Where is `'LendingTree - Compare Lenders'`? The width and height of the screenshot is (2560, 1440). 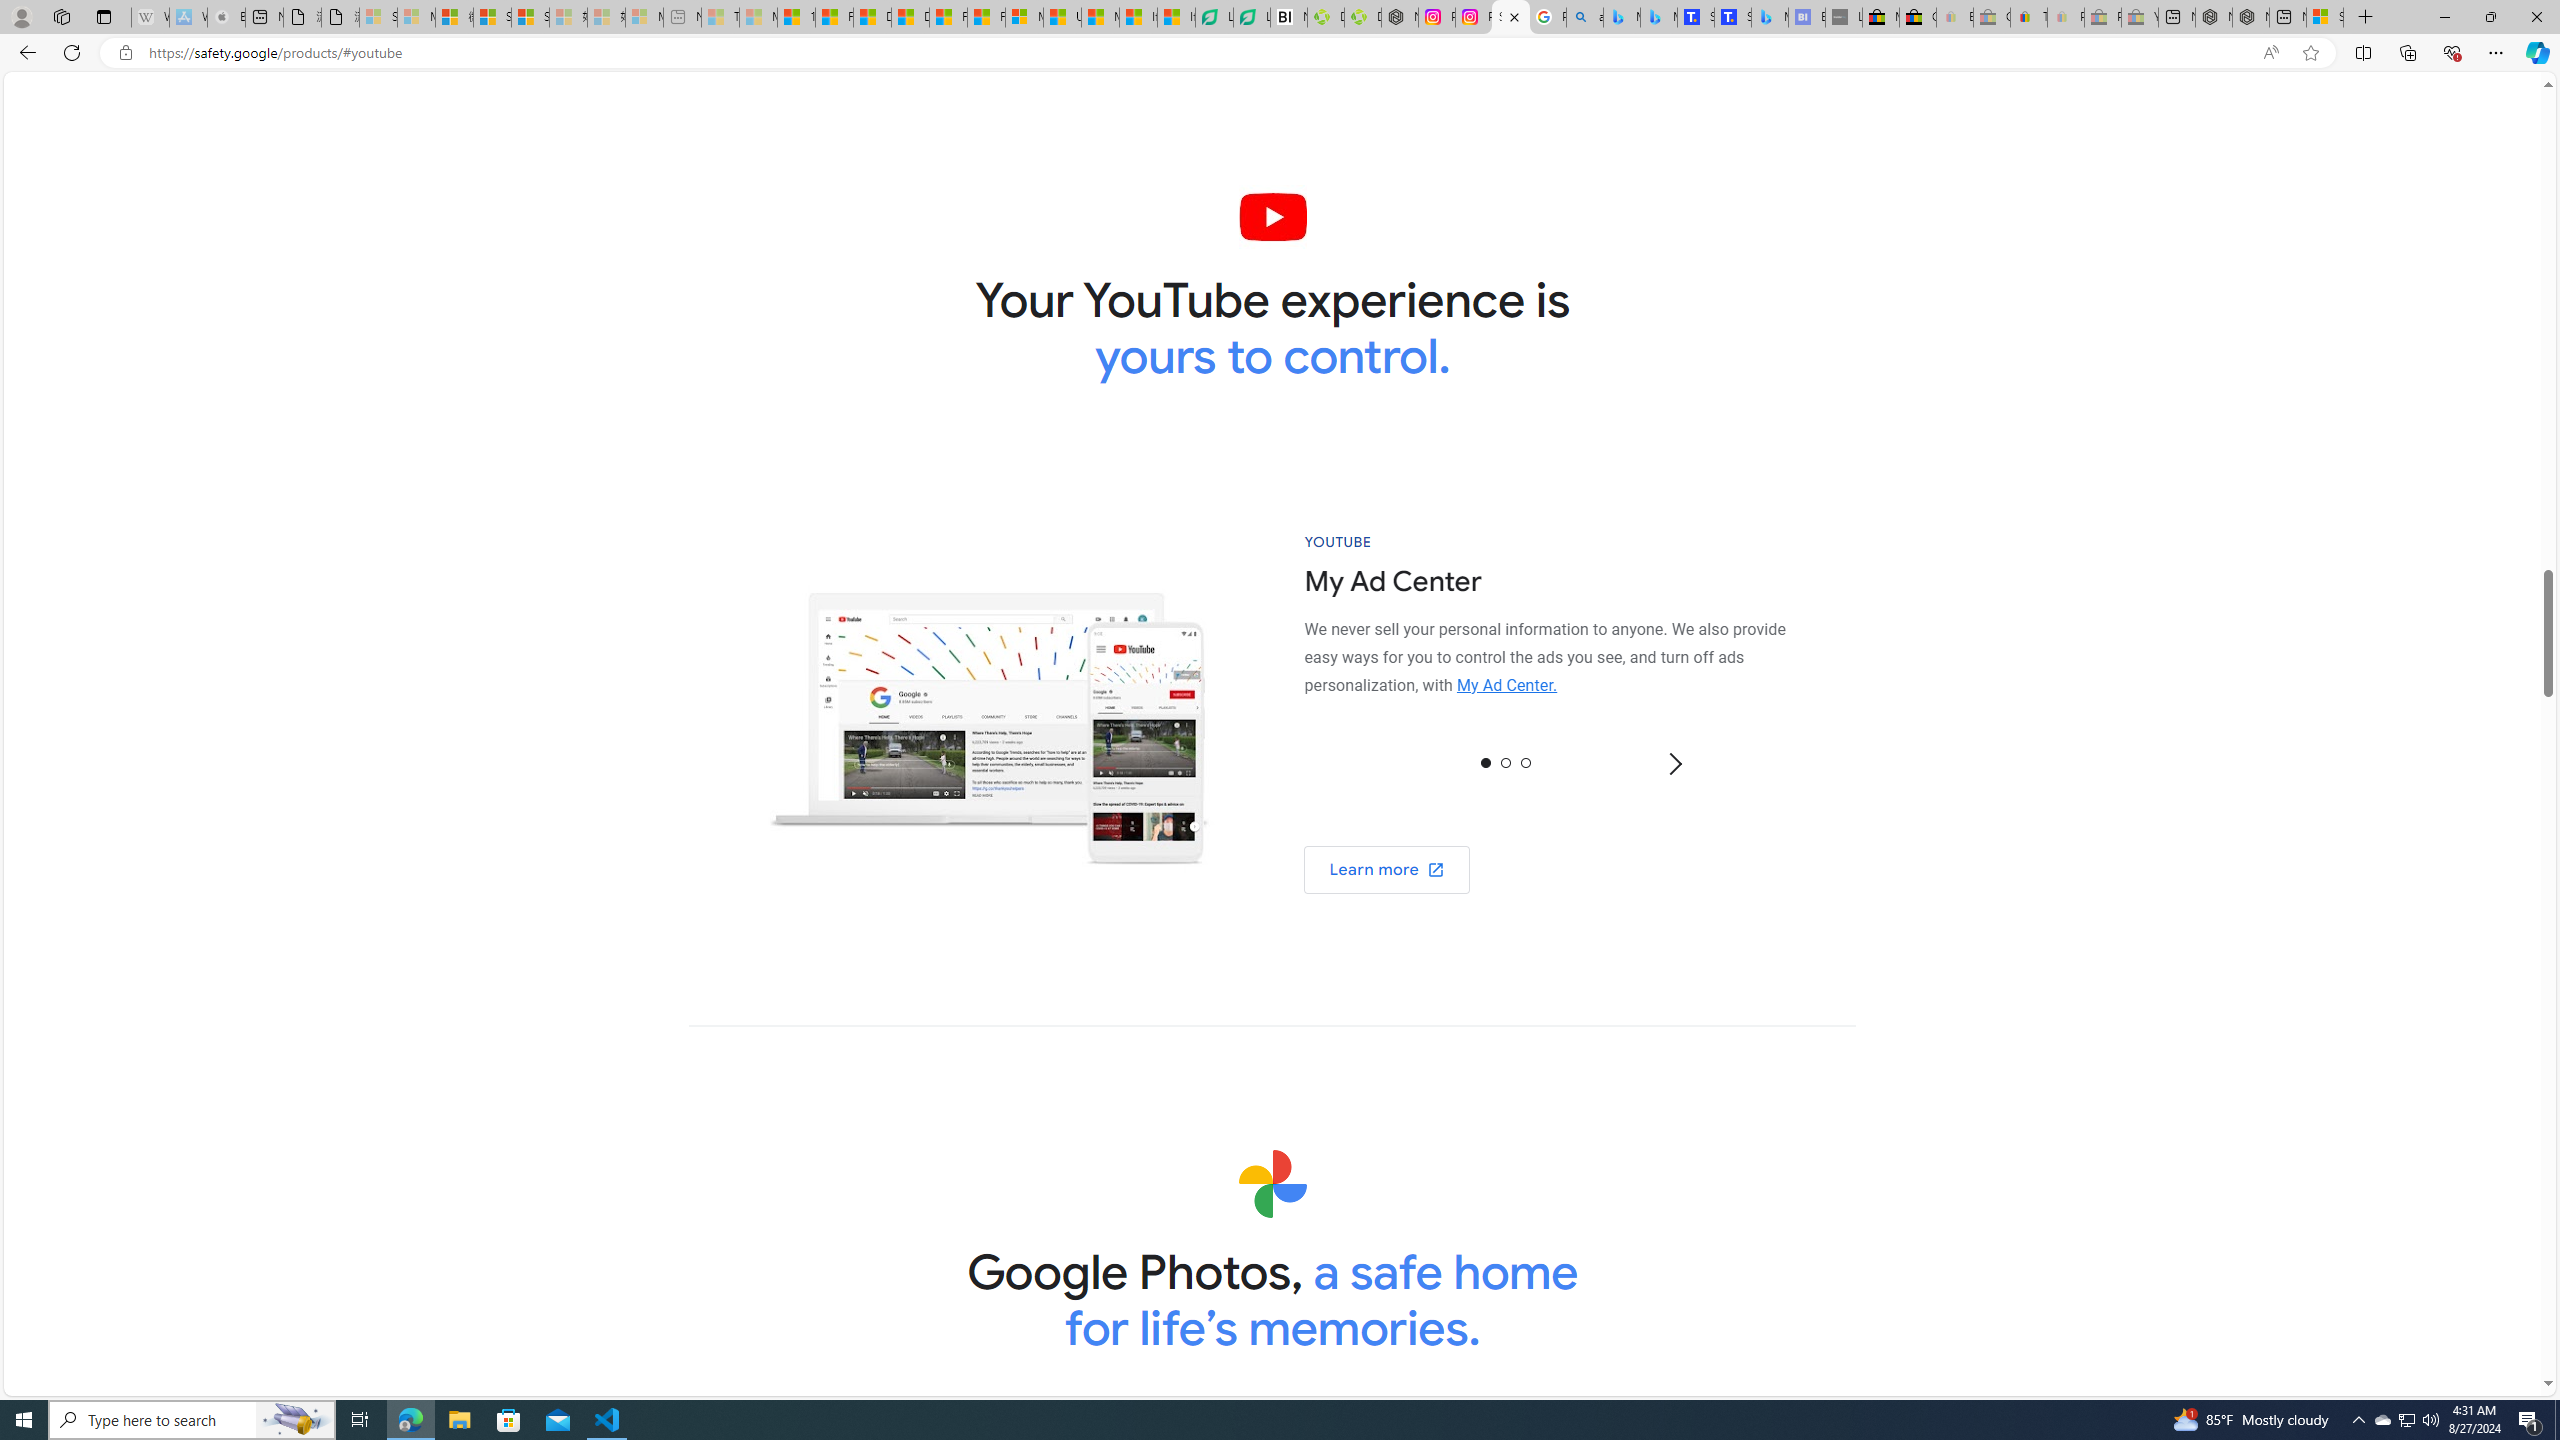 'LendingTree - Compare Lenders' is located at coordinates (1252, 16).